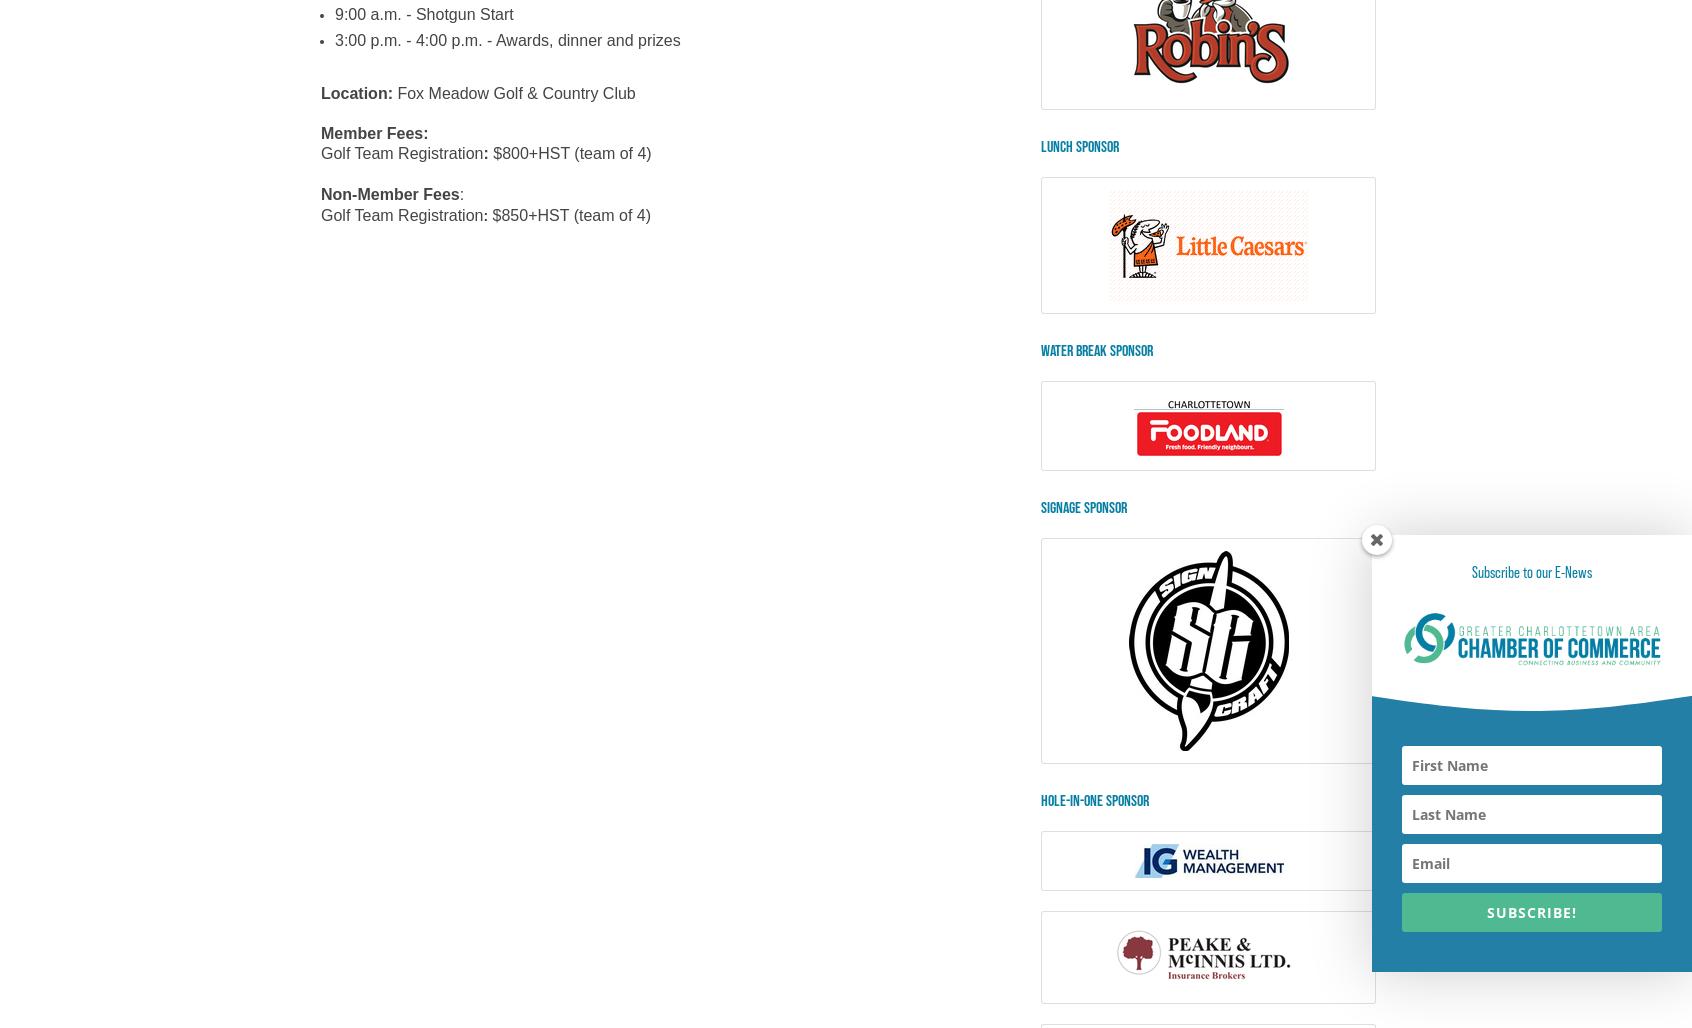 This screenshot has width=1692, height=1028. Describe the element at coordinates (1095, 800) in the screenshot. I see `'Hole-In-One Sponsor'` at that location.